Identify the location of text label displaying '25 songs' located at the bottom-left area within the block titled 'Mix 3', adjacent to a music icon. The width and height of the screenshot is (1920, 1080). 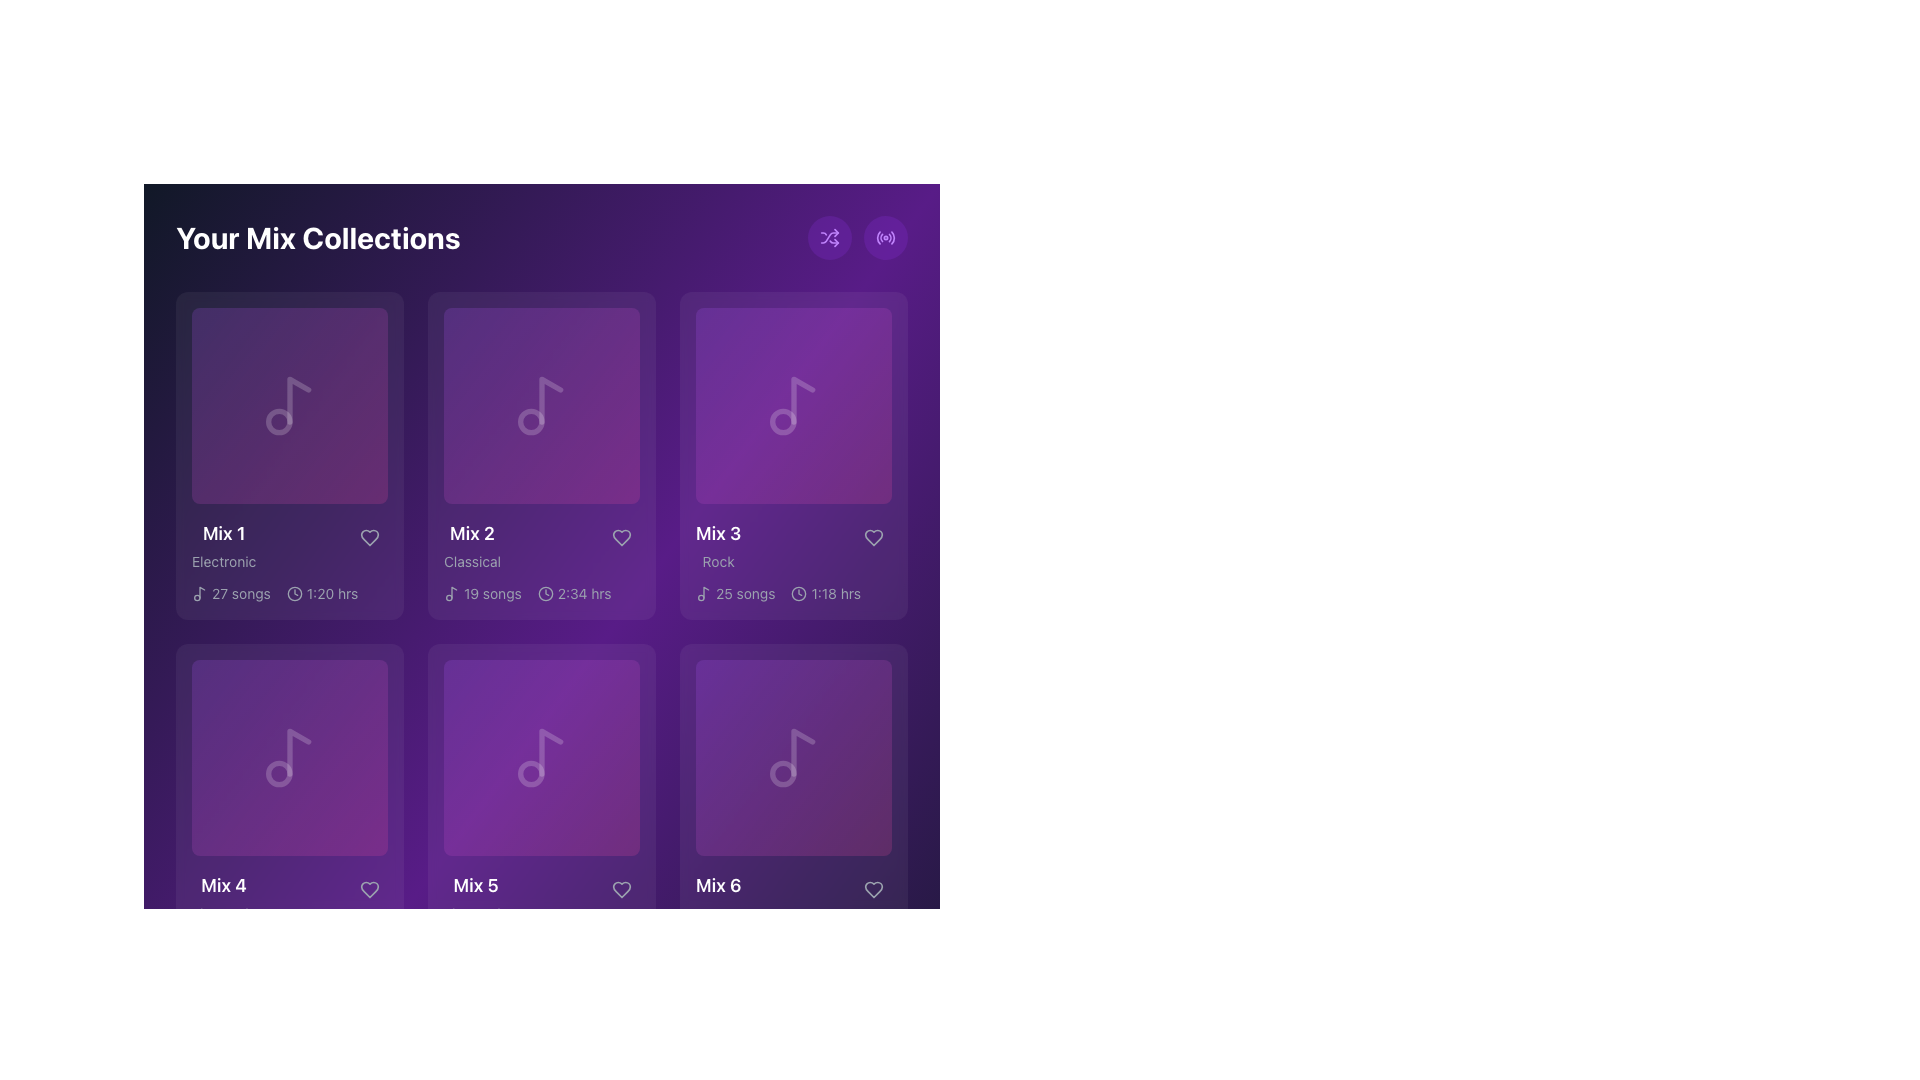
(744, 593).